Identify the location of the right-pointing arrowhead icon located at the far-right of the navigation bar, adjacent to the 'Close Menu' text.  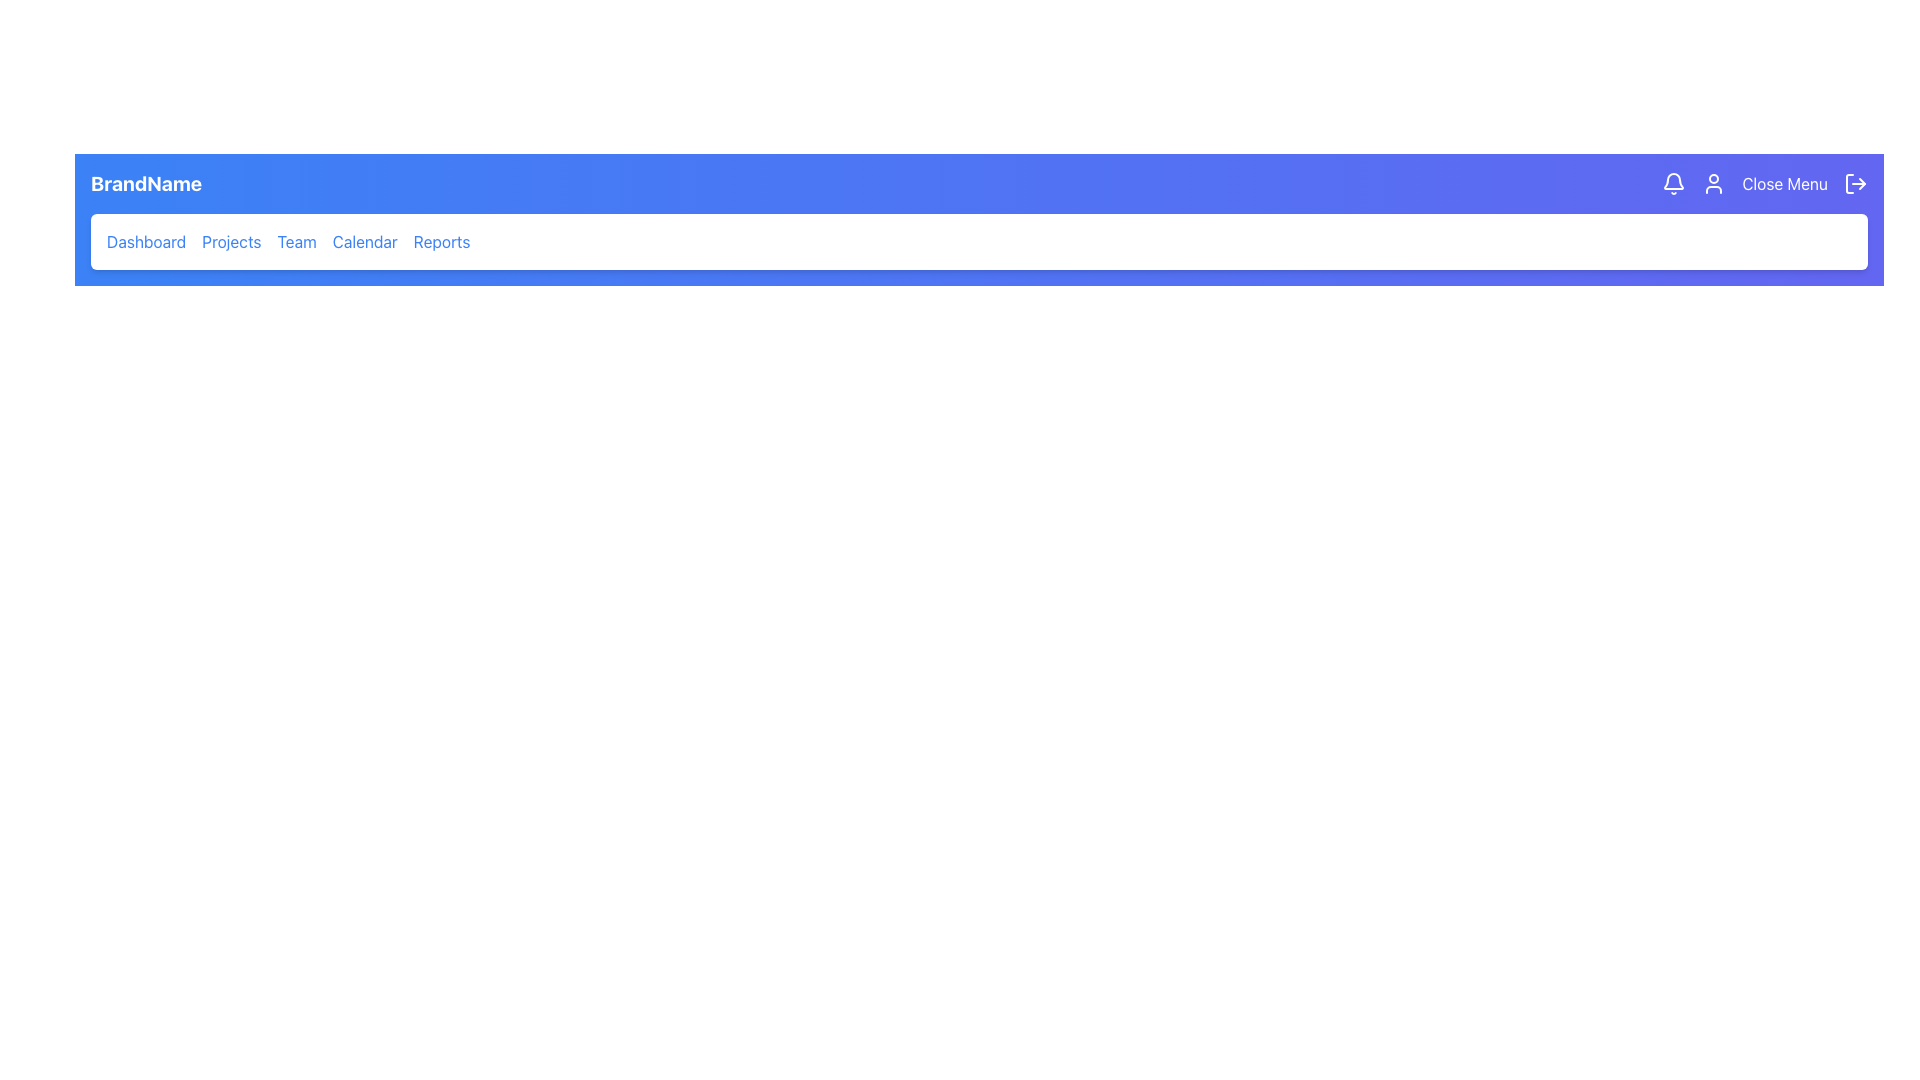
(1861, 184).